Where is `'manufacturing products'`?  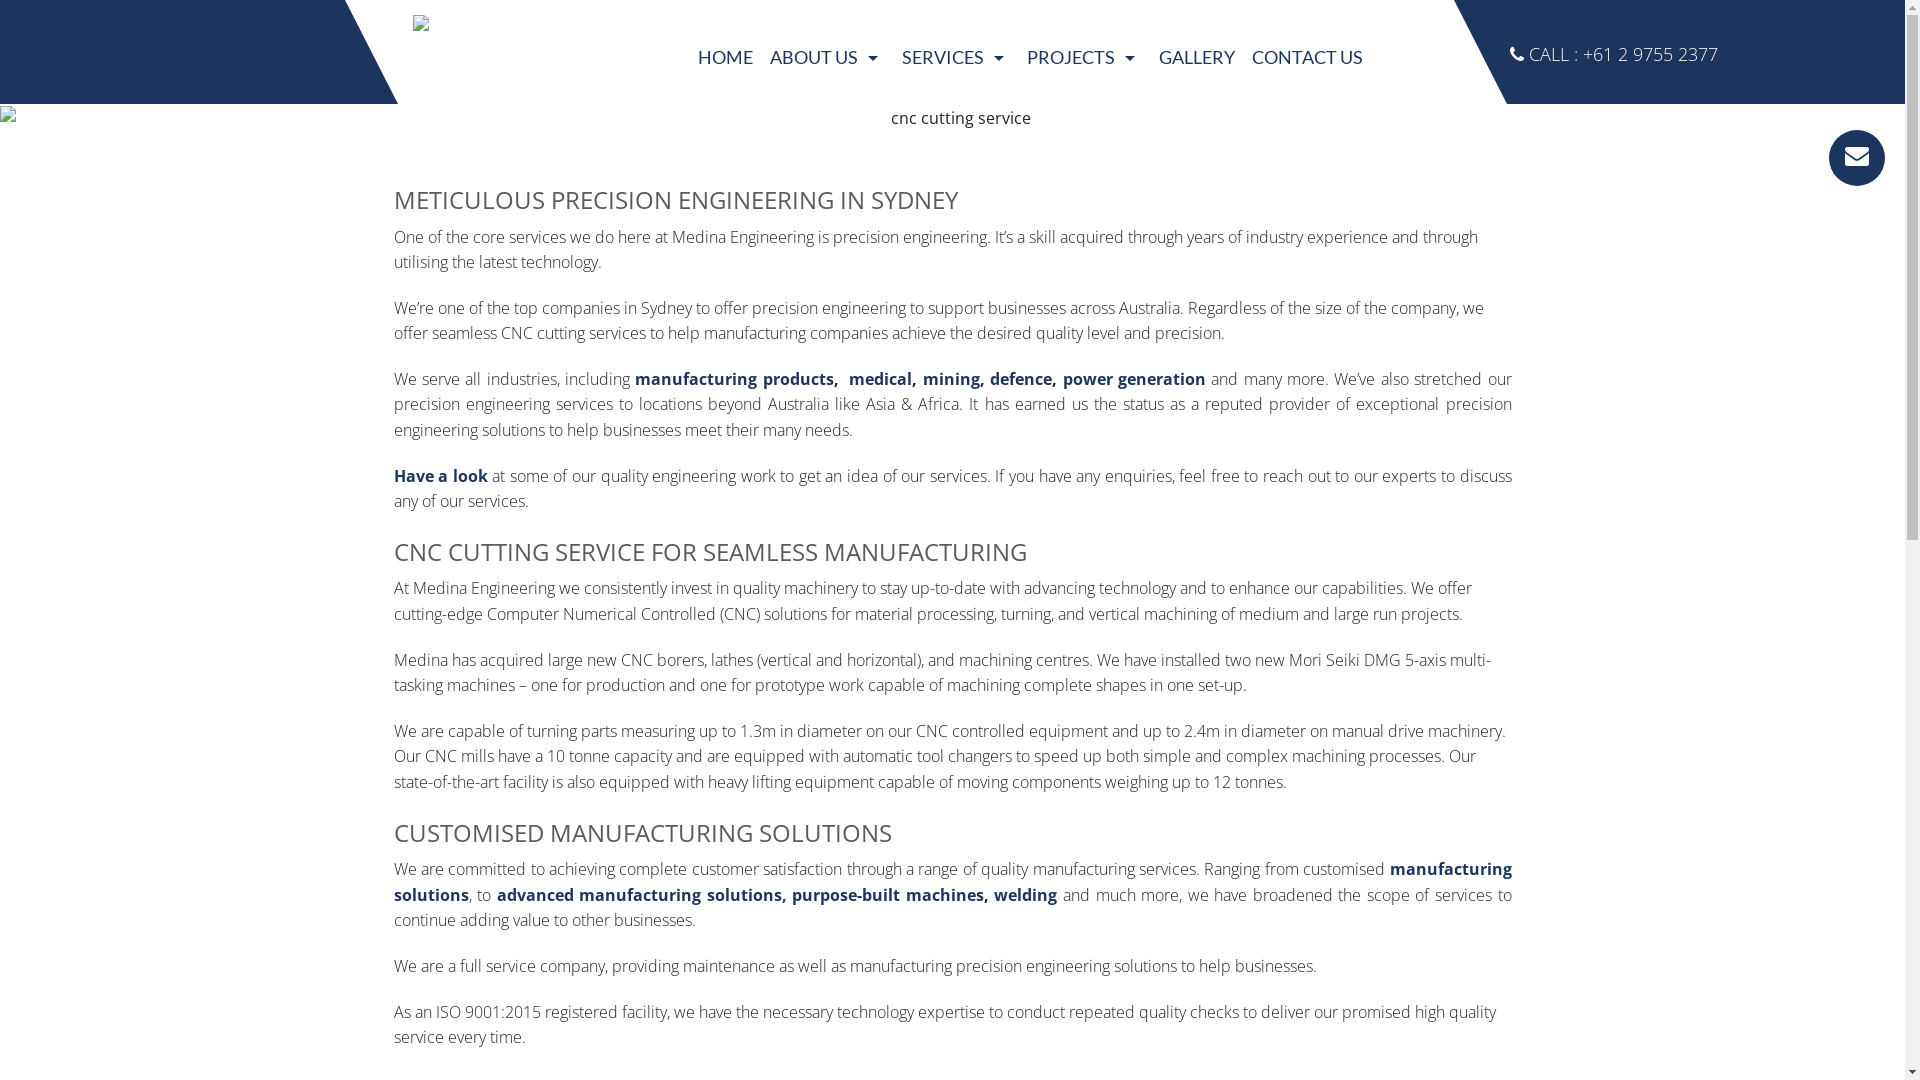 'manufacturing products' is located at coordinates (733, 378).